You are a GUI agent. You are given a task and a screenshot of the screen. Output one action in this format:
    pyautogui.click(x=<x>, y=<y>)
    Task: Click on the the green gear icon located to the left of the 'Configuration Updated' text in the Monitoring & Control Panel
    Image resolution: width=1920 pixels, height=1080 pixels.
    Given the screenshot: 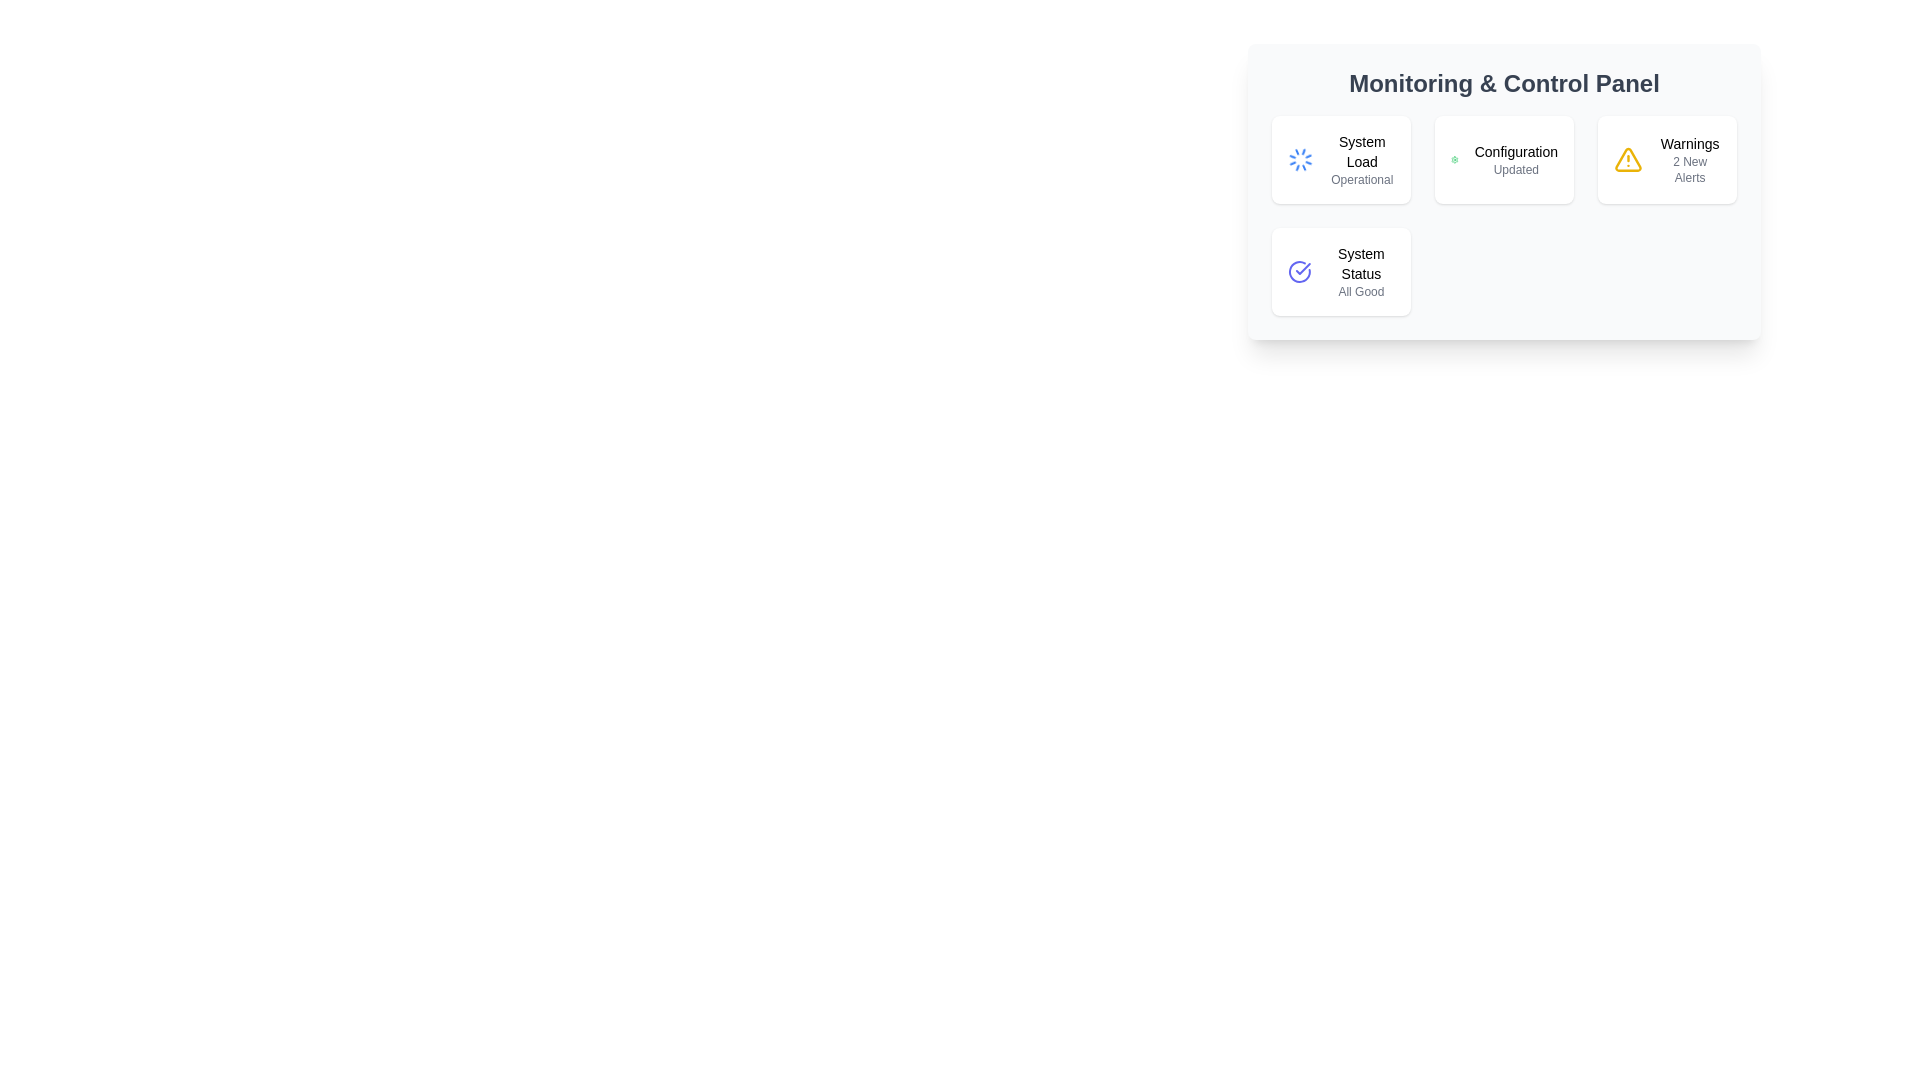 What is the action you would take?
    pyautogui.click(x=1454, y=158)
    